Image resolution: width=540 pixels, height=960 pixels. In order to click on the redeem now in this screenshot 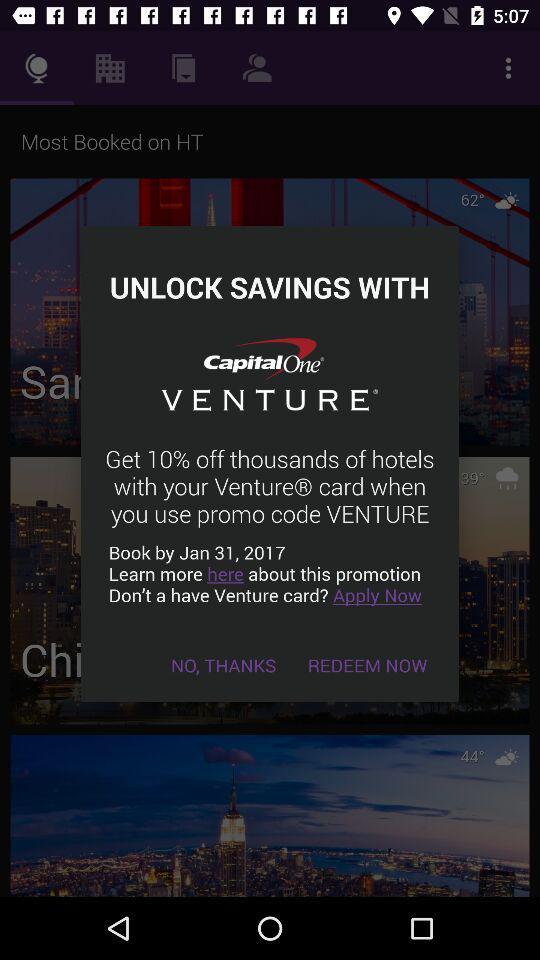, I will do `click(366, 665)`.